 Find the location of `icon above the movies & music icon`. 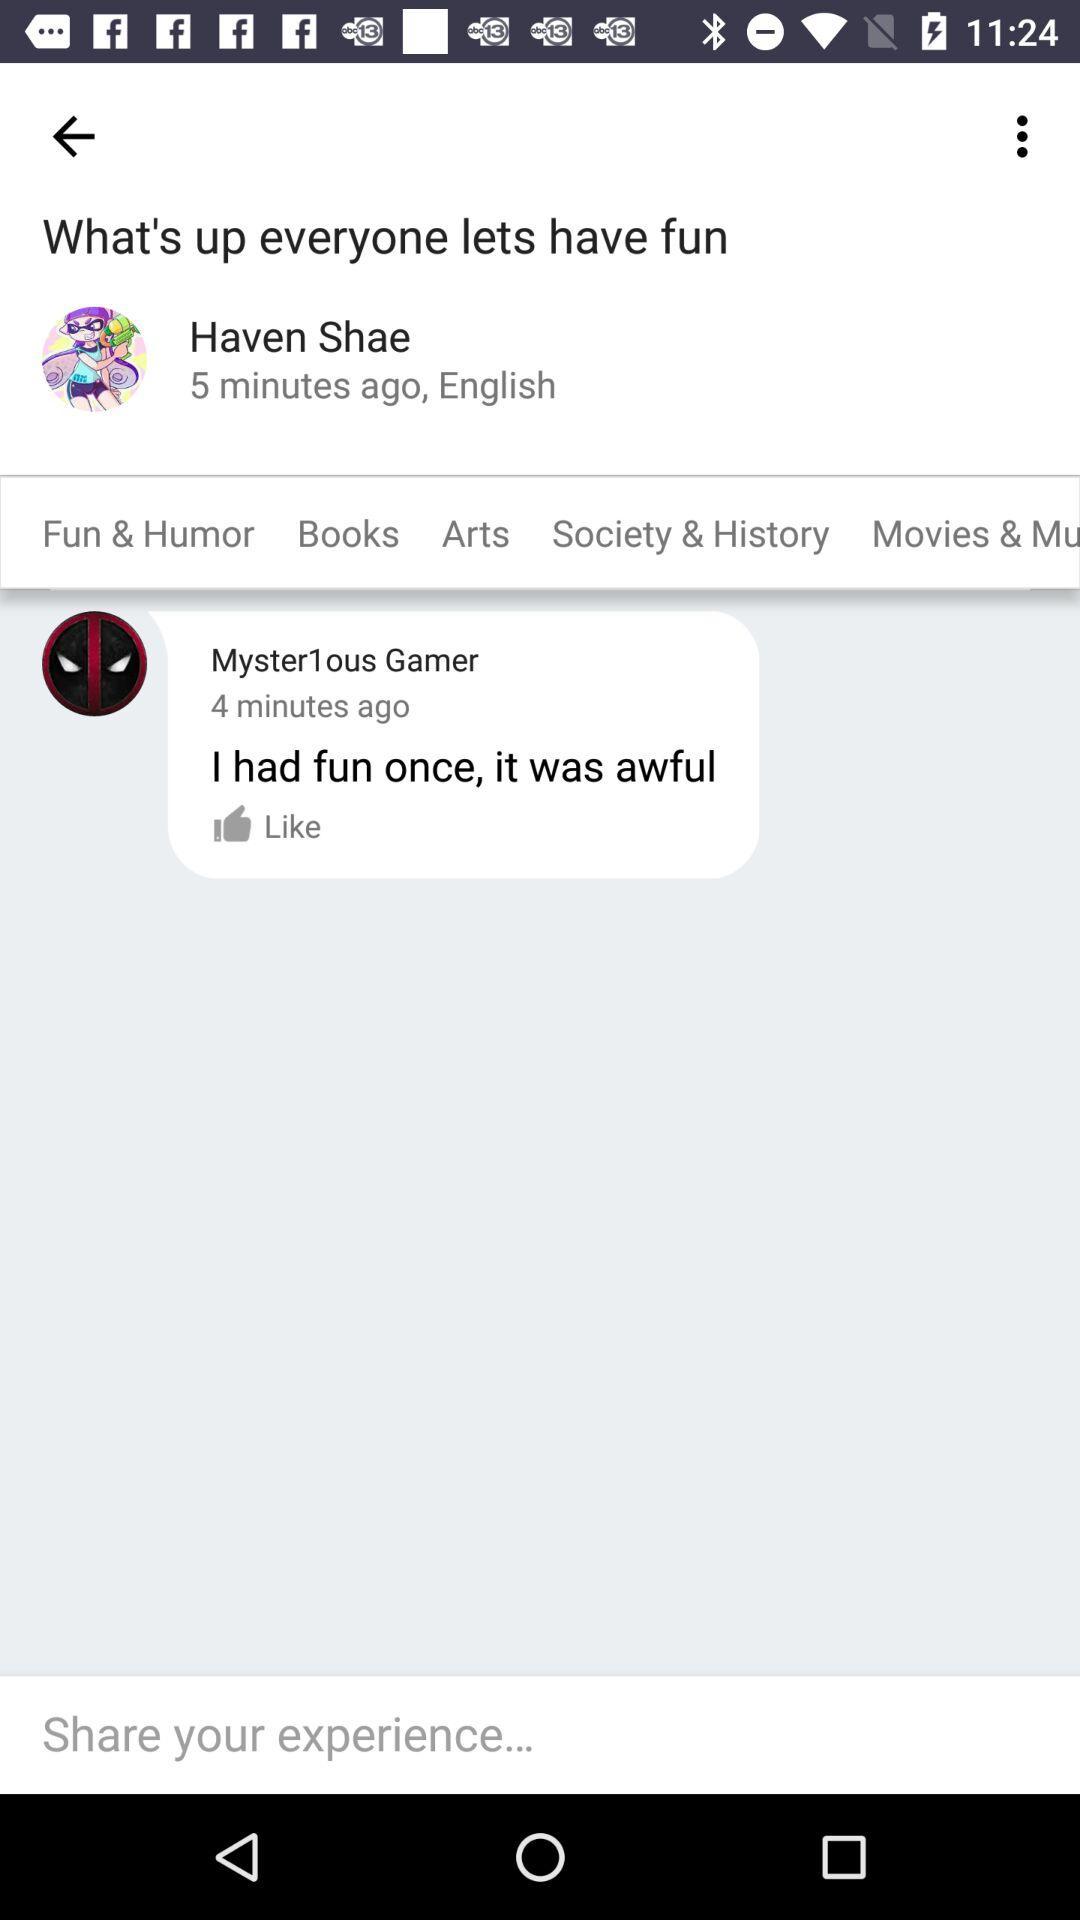

icon above the movies & music icon is located at coordinates (1027, 135).